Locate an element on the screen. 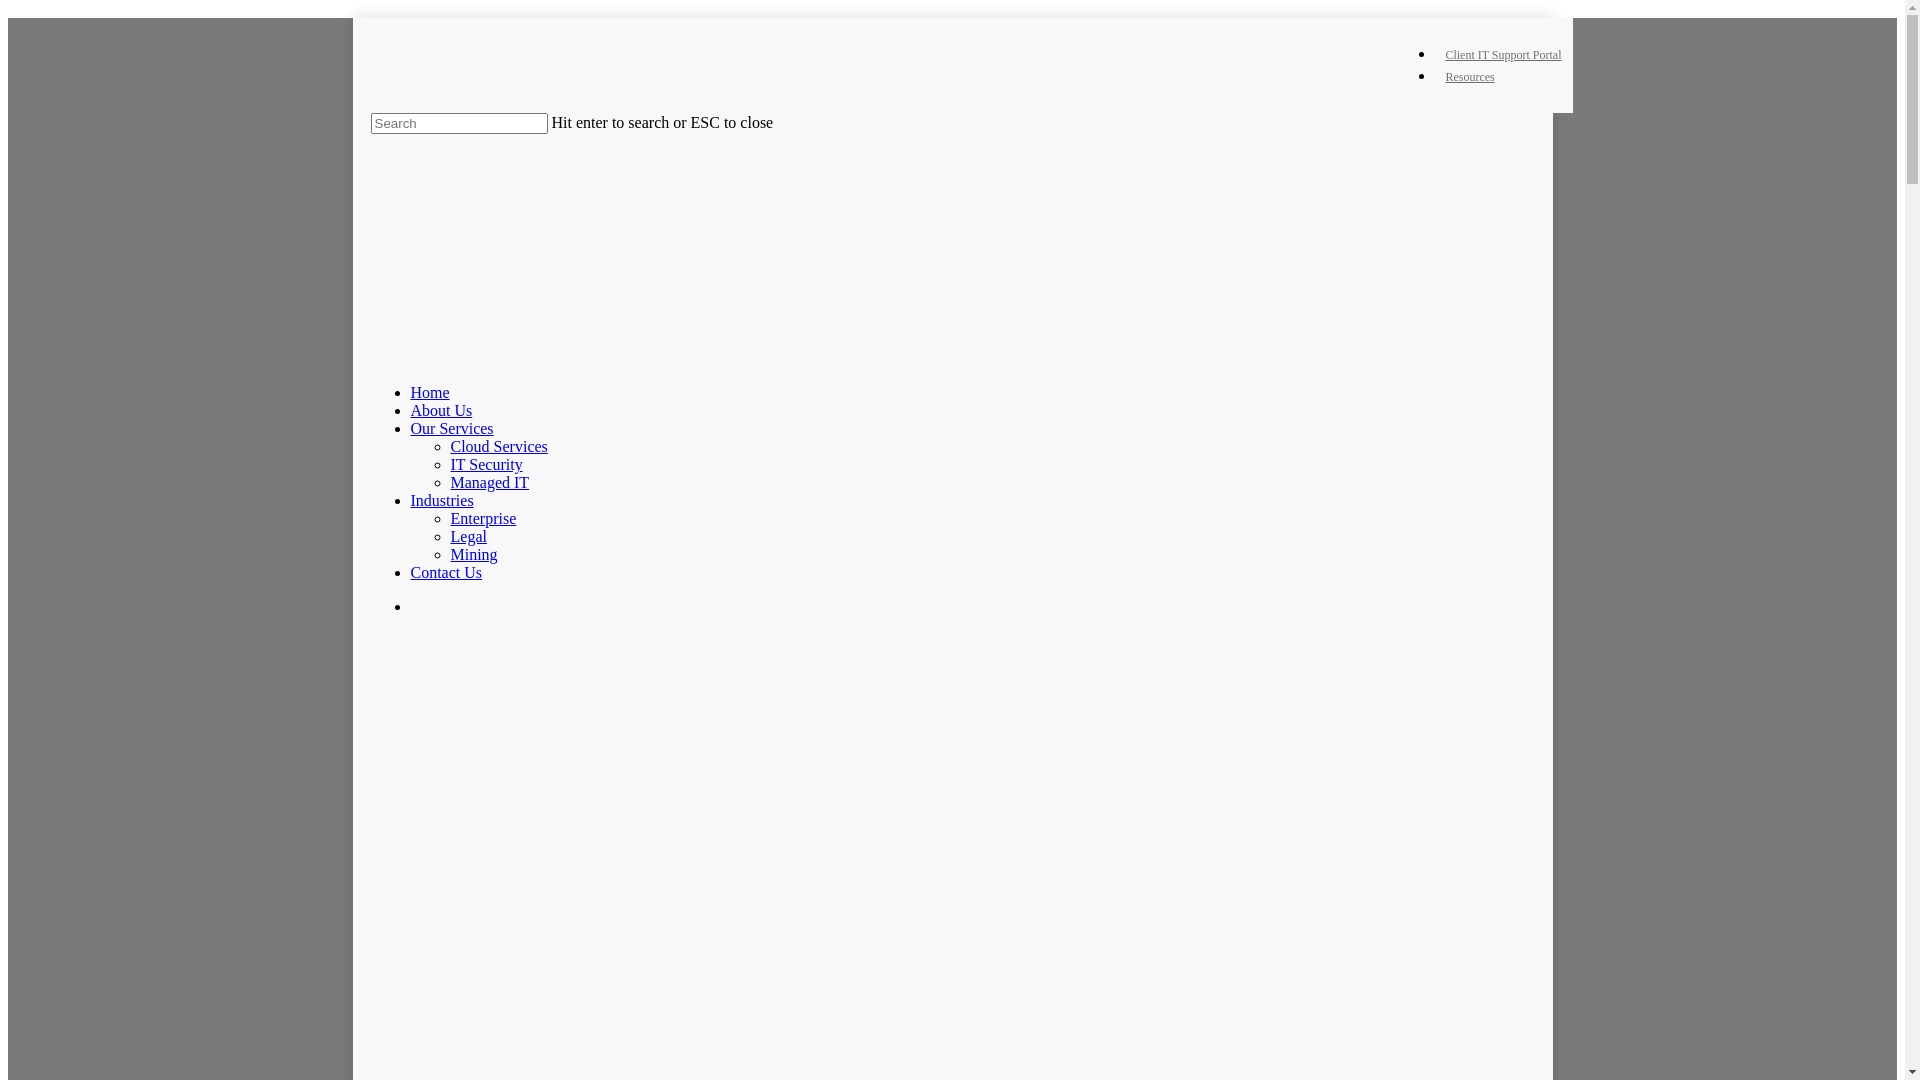  'Managed IT' is located at coordinates (449, 482).